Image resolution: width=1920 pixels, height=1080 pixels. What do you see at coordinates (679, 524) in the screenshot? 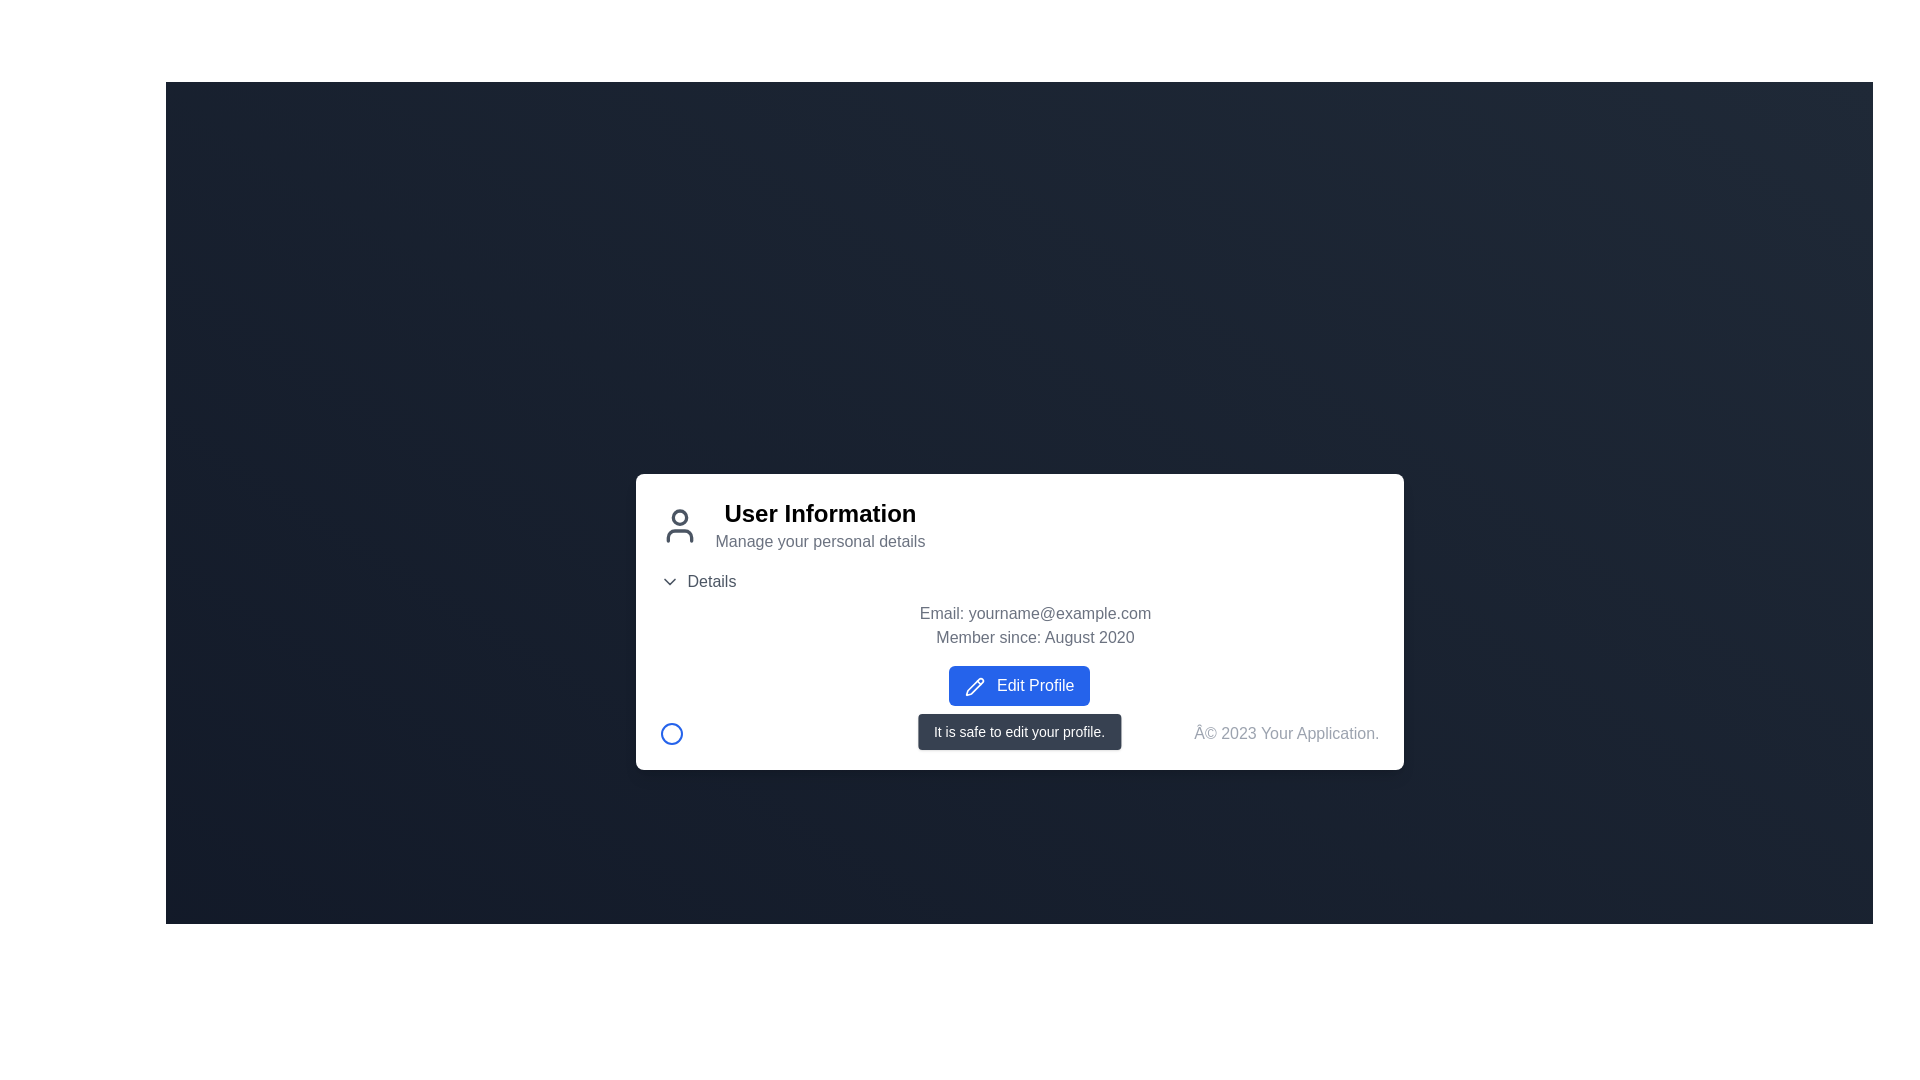
I see `the user profile icon, which is a circular outline representing the head and shoulders, located to the left of the 'User Information' text` at bounding box center [679, 524].